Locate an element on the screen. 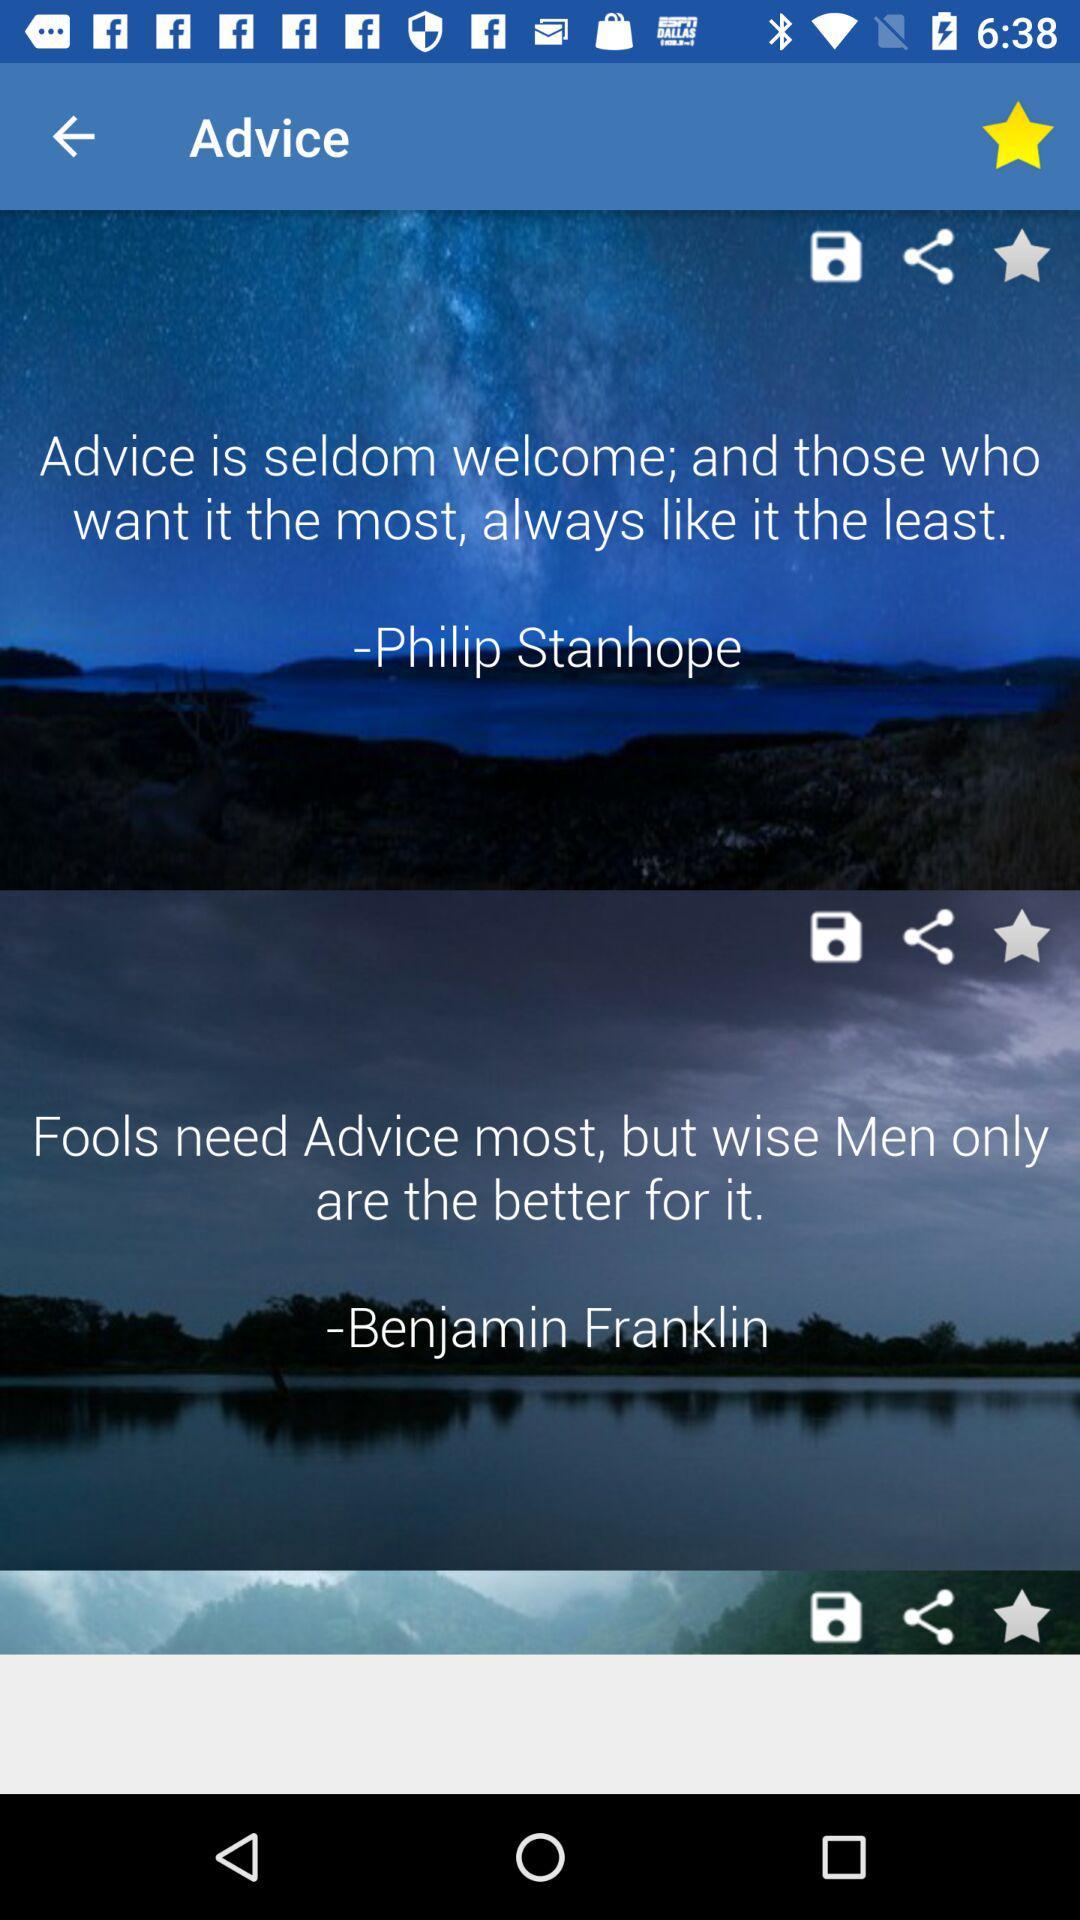  like/save is located at coordinates (1017, 135).